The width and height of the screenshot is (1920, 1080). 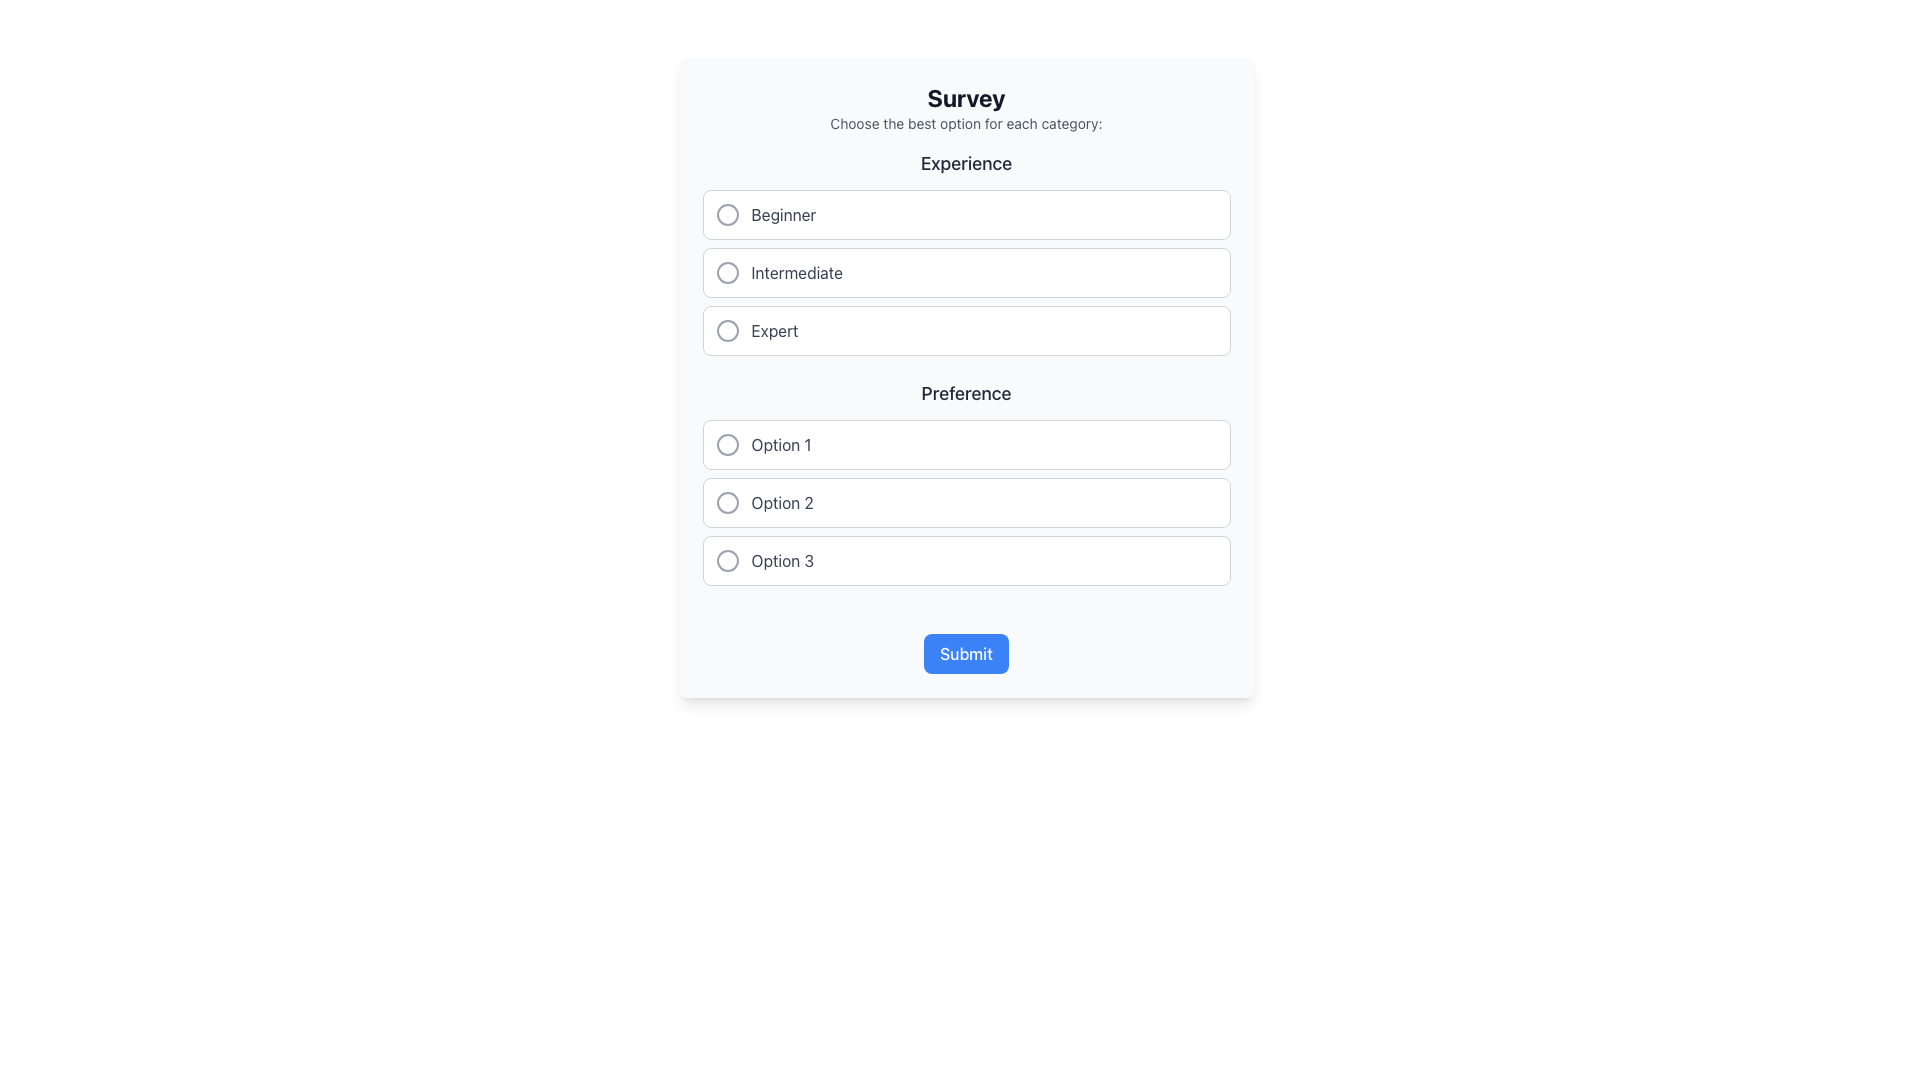 I want to click on text label 'Option 1' located in the 'Preference' section of the survey form, specifically in the first row of options, so click(x=780, y=443).